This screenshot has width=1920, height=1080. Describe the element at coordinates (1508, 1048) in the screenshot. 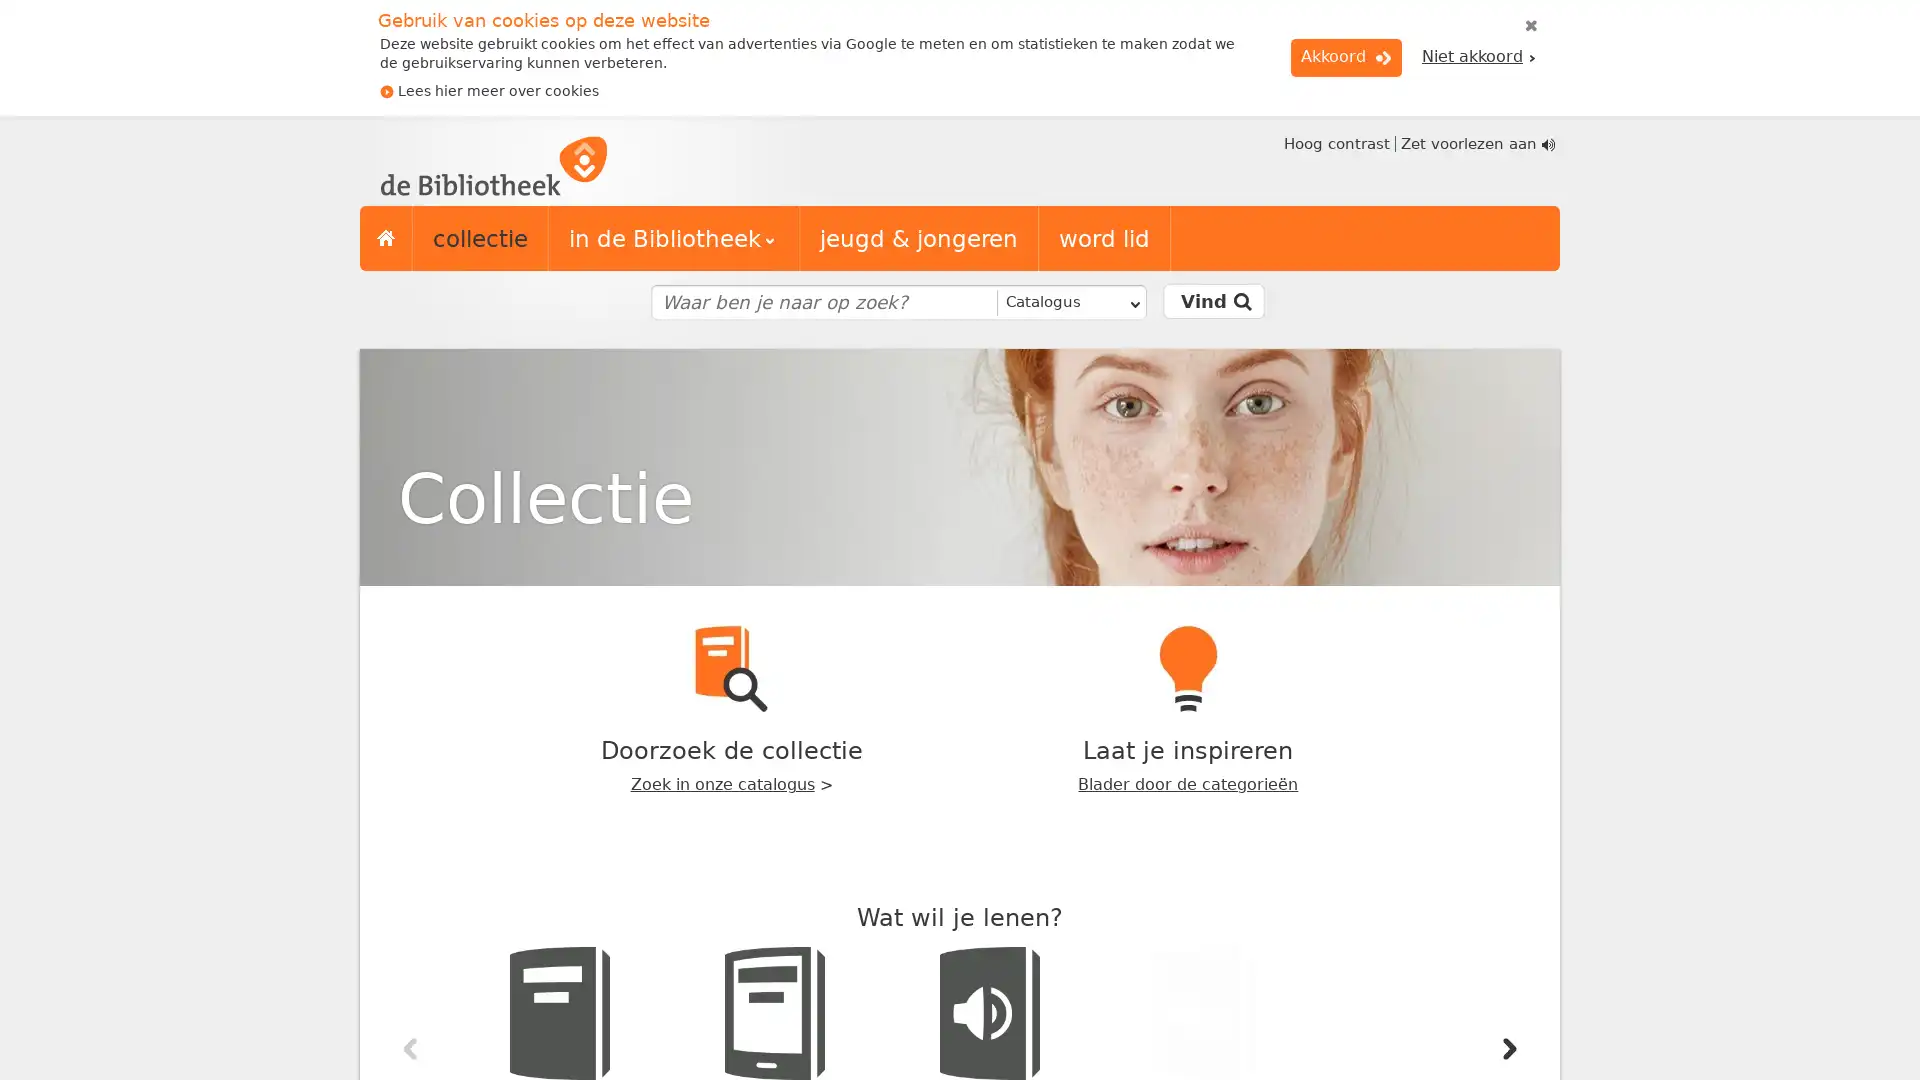

I see `Volgende` at that location.